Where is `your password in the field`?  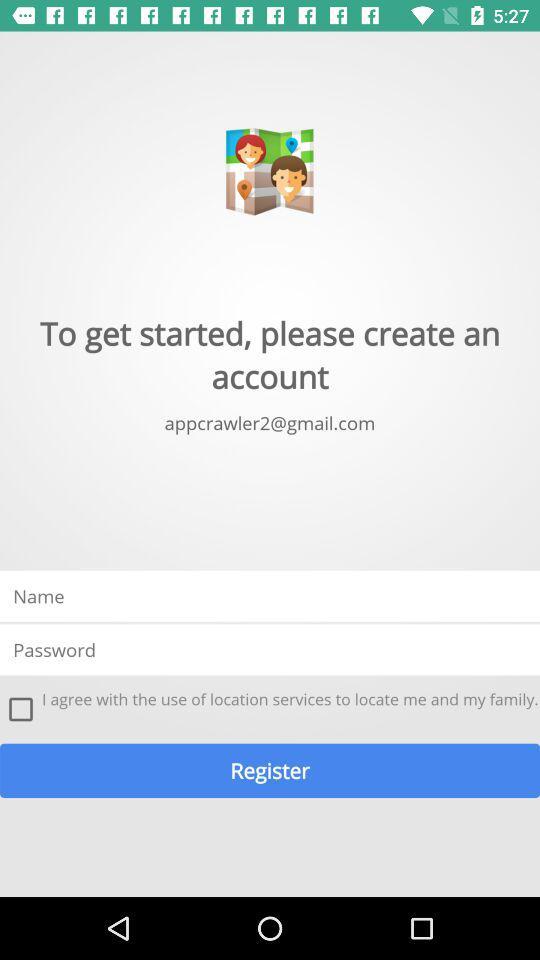
your password in the field is located at coordinates (270, 648).